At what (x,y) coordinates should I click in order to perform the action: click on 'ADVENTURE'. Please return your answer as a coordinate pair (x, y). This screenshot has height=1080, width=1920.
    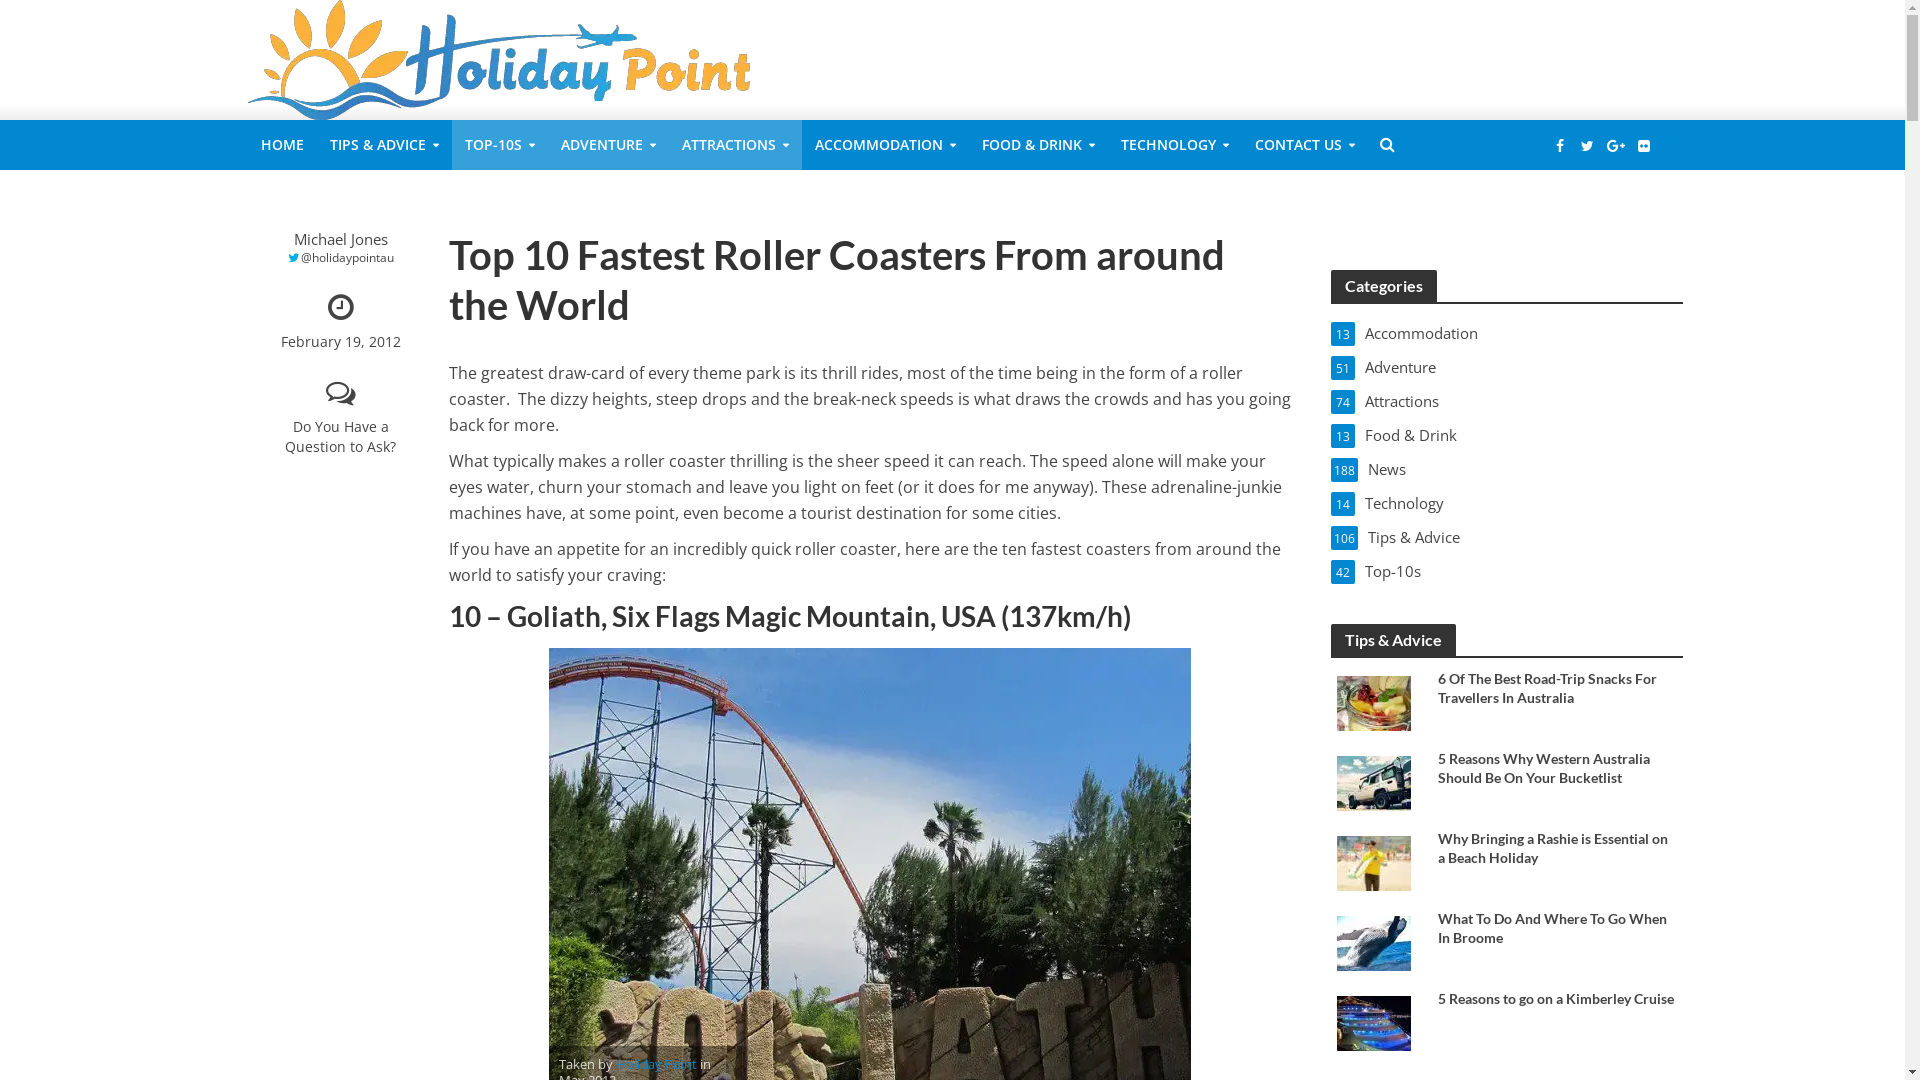
    Looking at the image, I should click on (547, 144).